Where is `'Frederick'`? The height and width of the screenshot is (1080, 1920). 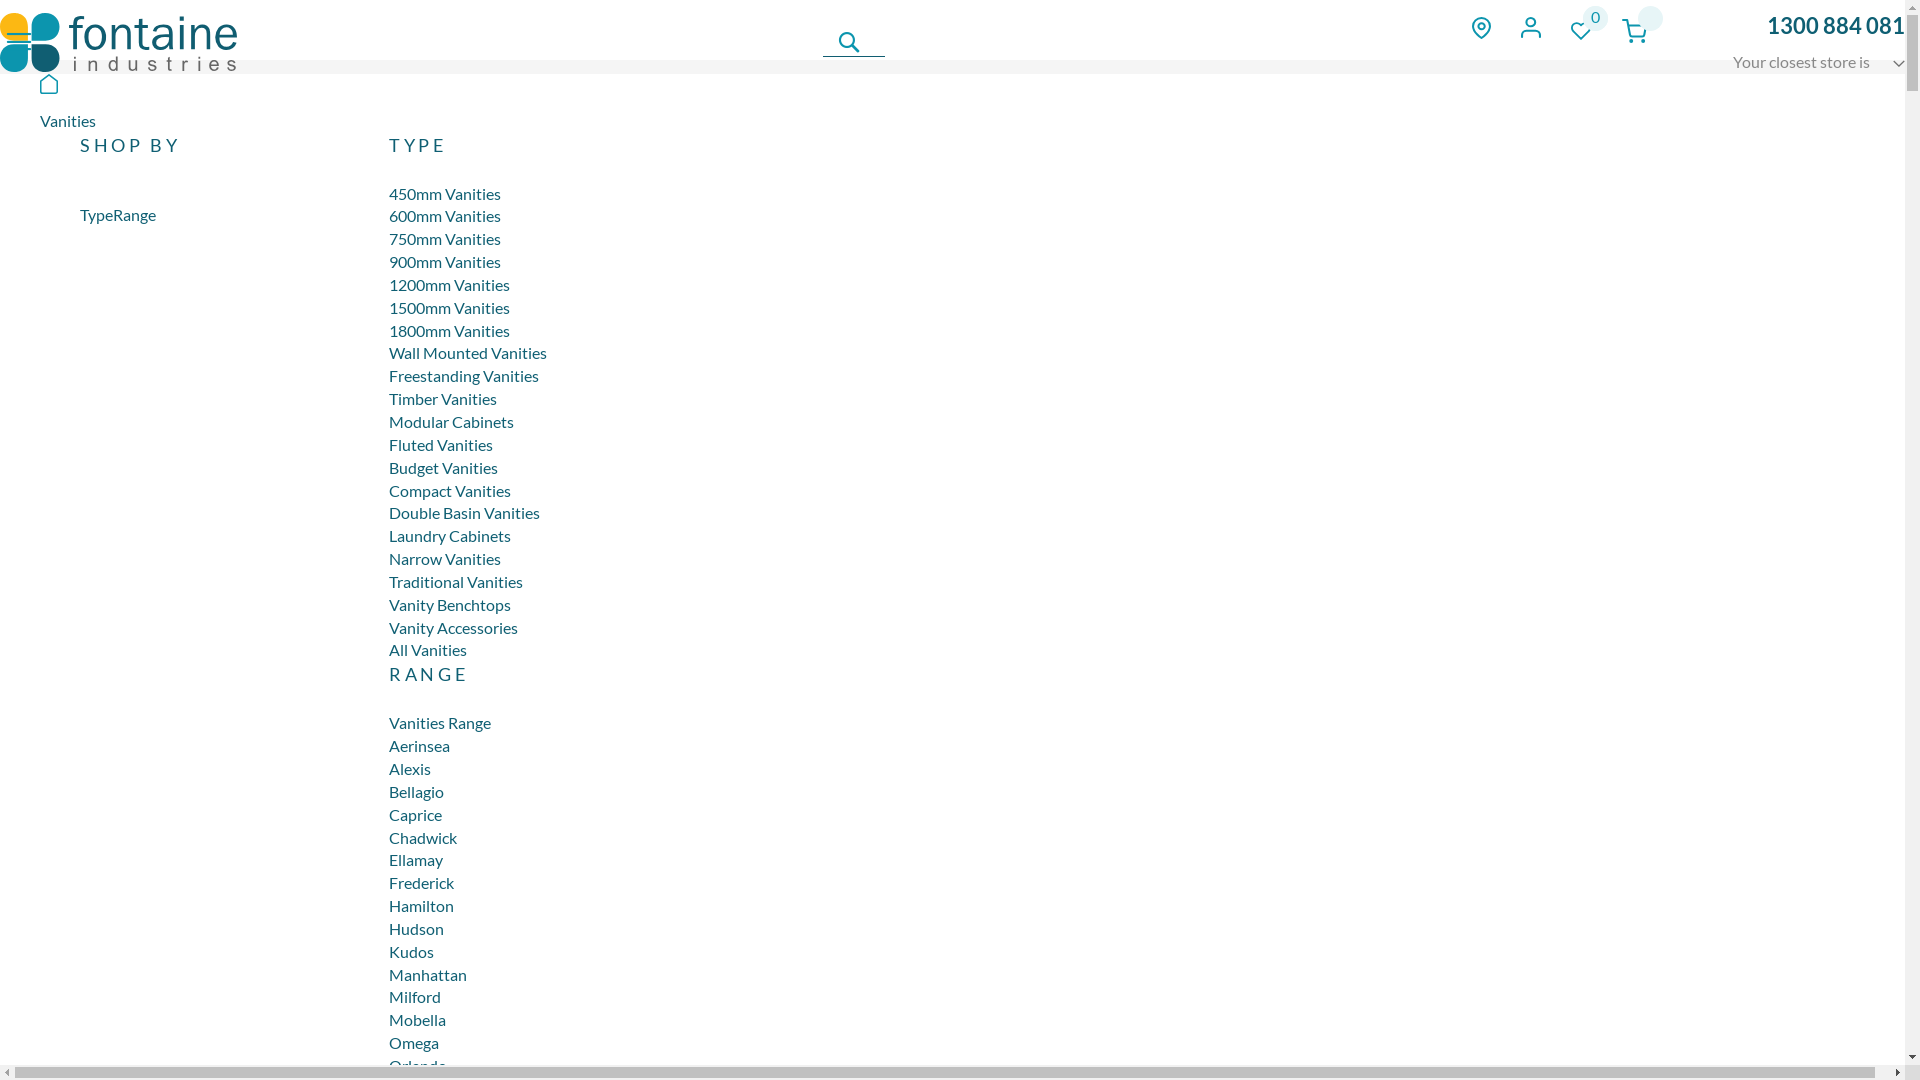 'Frederick' is located at coordinates (420, 881).